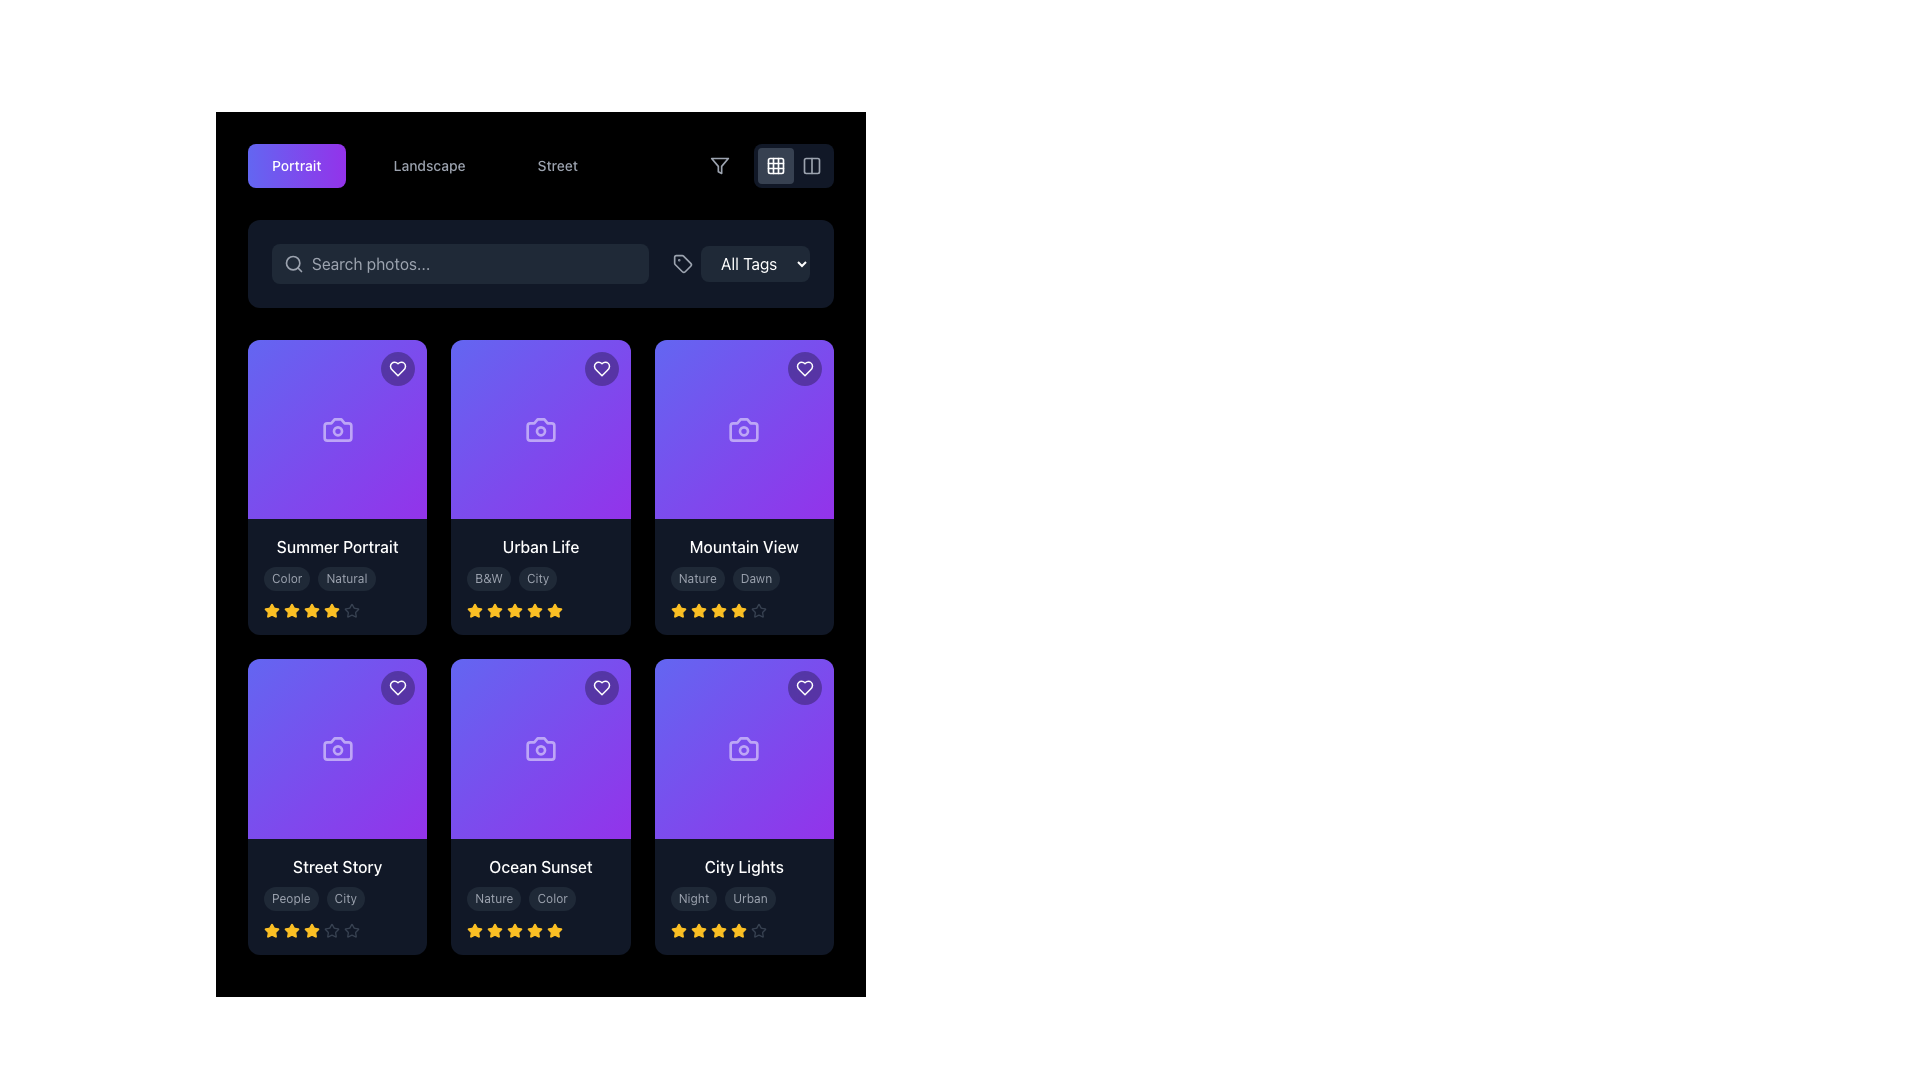  Describe the element at coordinates (555, 930) in the screenshot. I see `the fifth star in the 5-star rating system on the 'Ocean Sunset' card` at that location.